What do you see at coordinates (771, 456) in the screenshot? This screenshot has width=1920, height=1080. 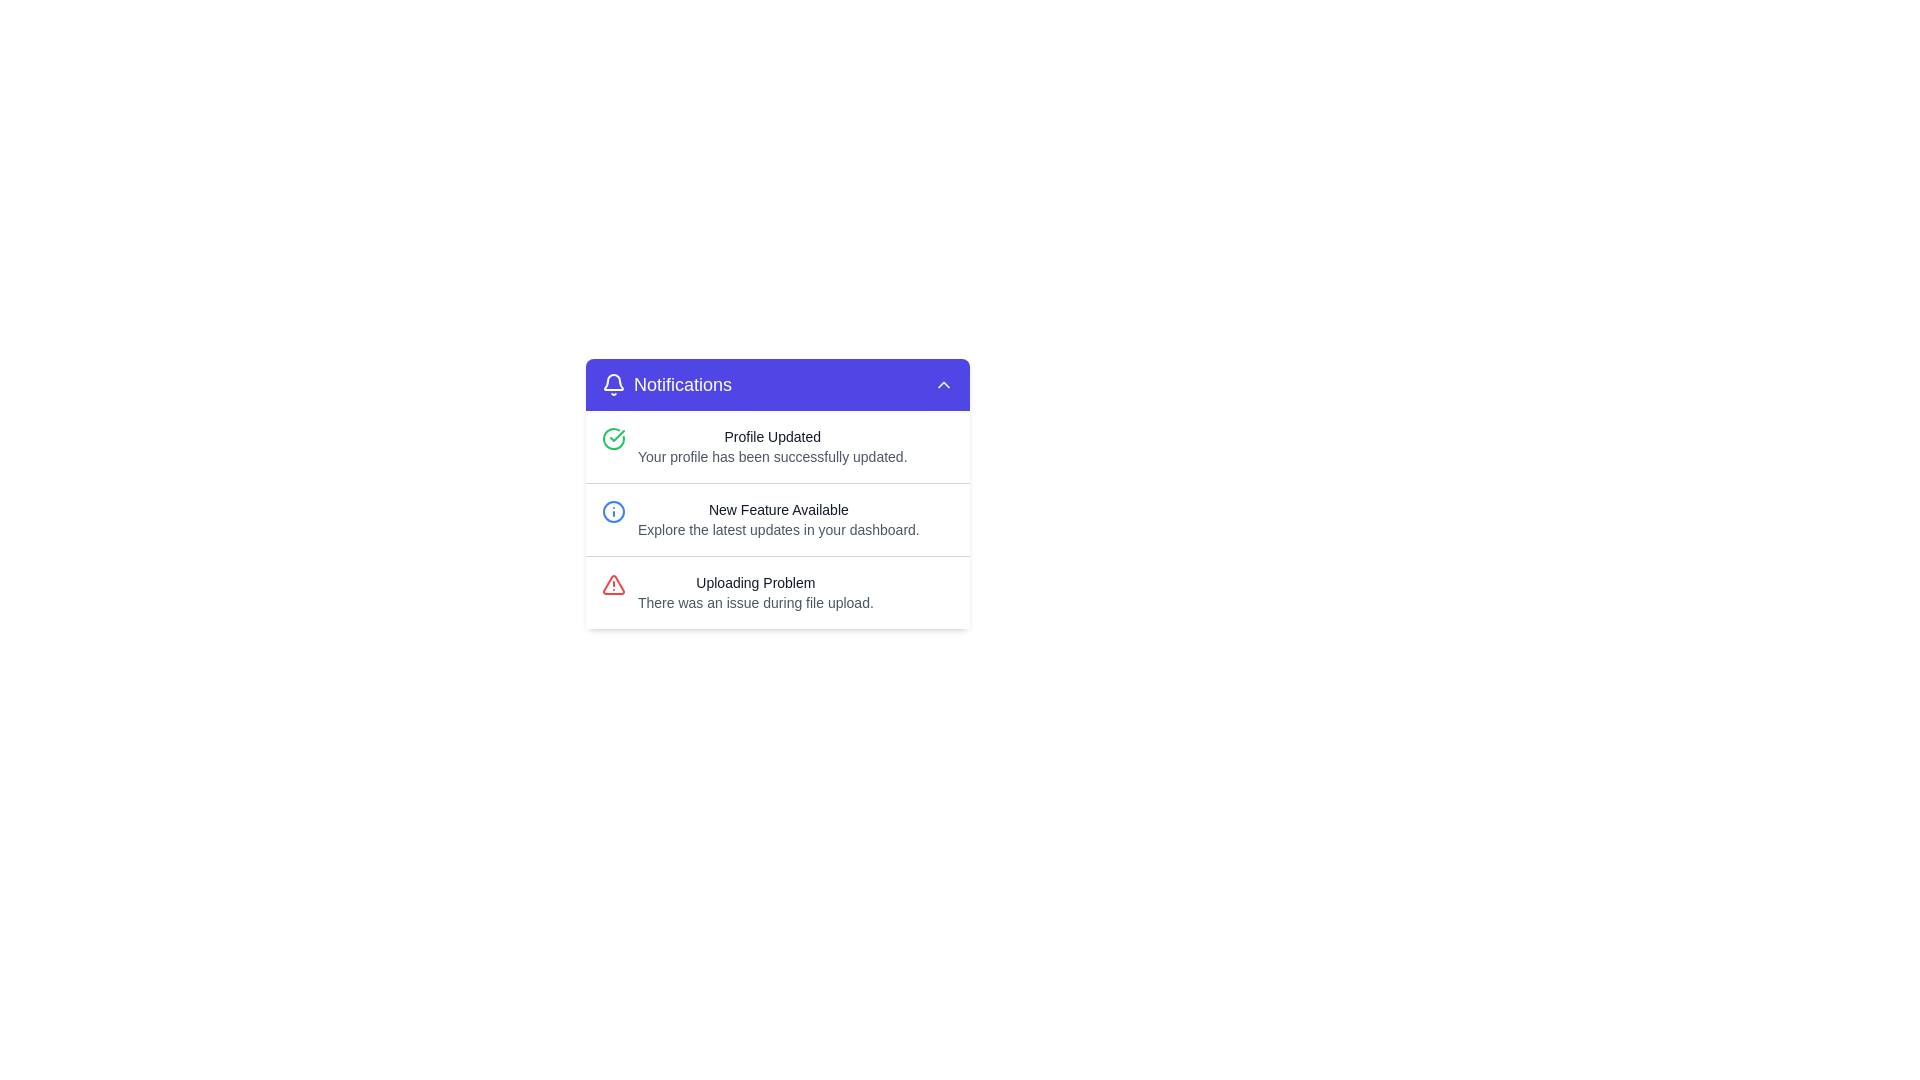 I see `the text label that indicates the user's profile update was successful, located directly under the 'Profile Updated' text in the notification message box` at bounding box center [771, 456].